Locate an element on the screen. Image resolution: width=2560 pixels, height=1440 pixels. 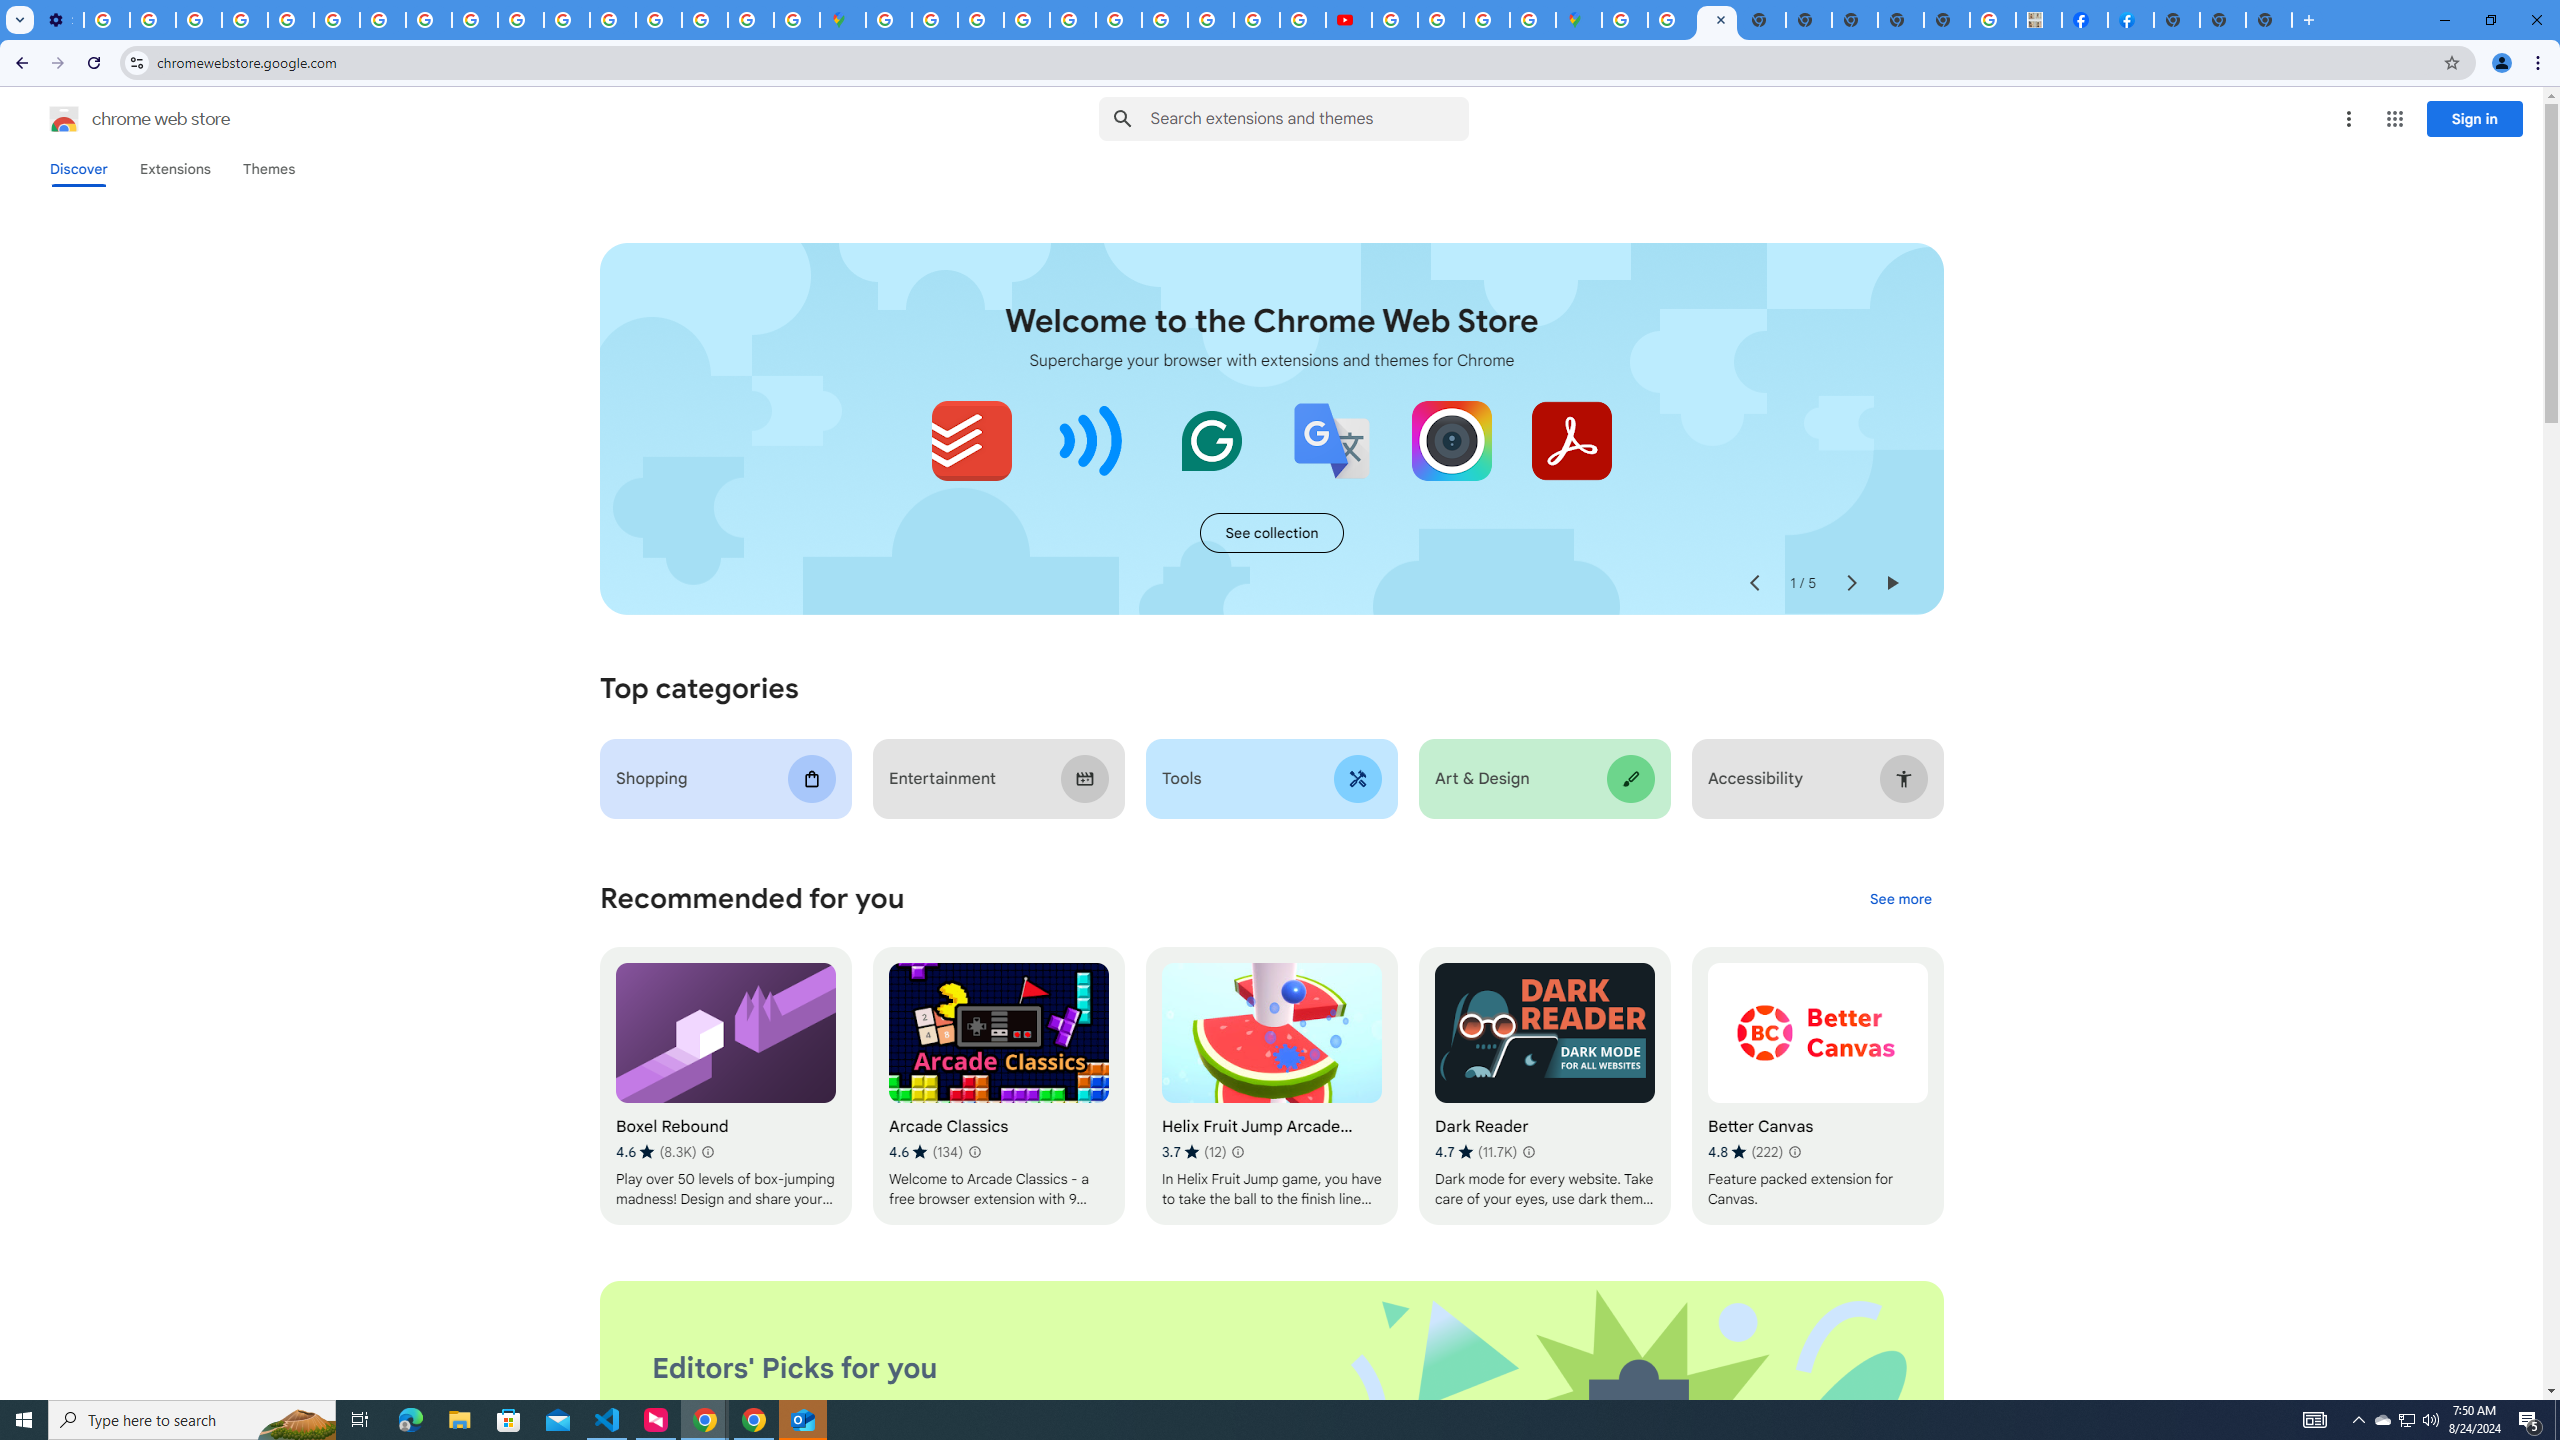
'Extensions' is located at coordinates (175, 168).